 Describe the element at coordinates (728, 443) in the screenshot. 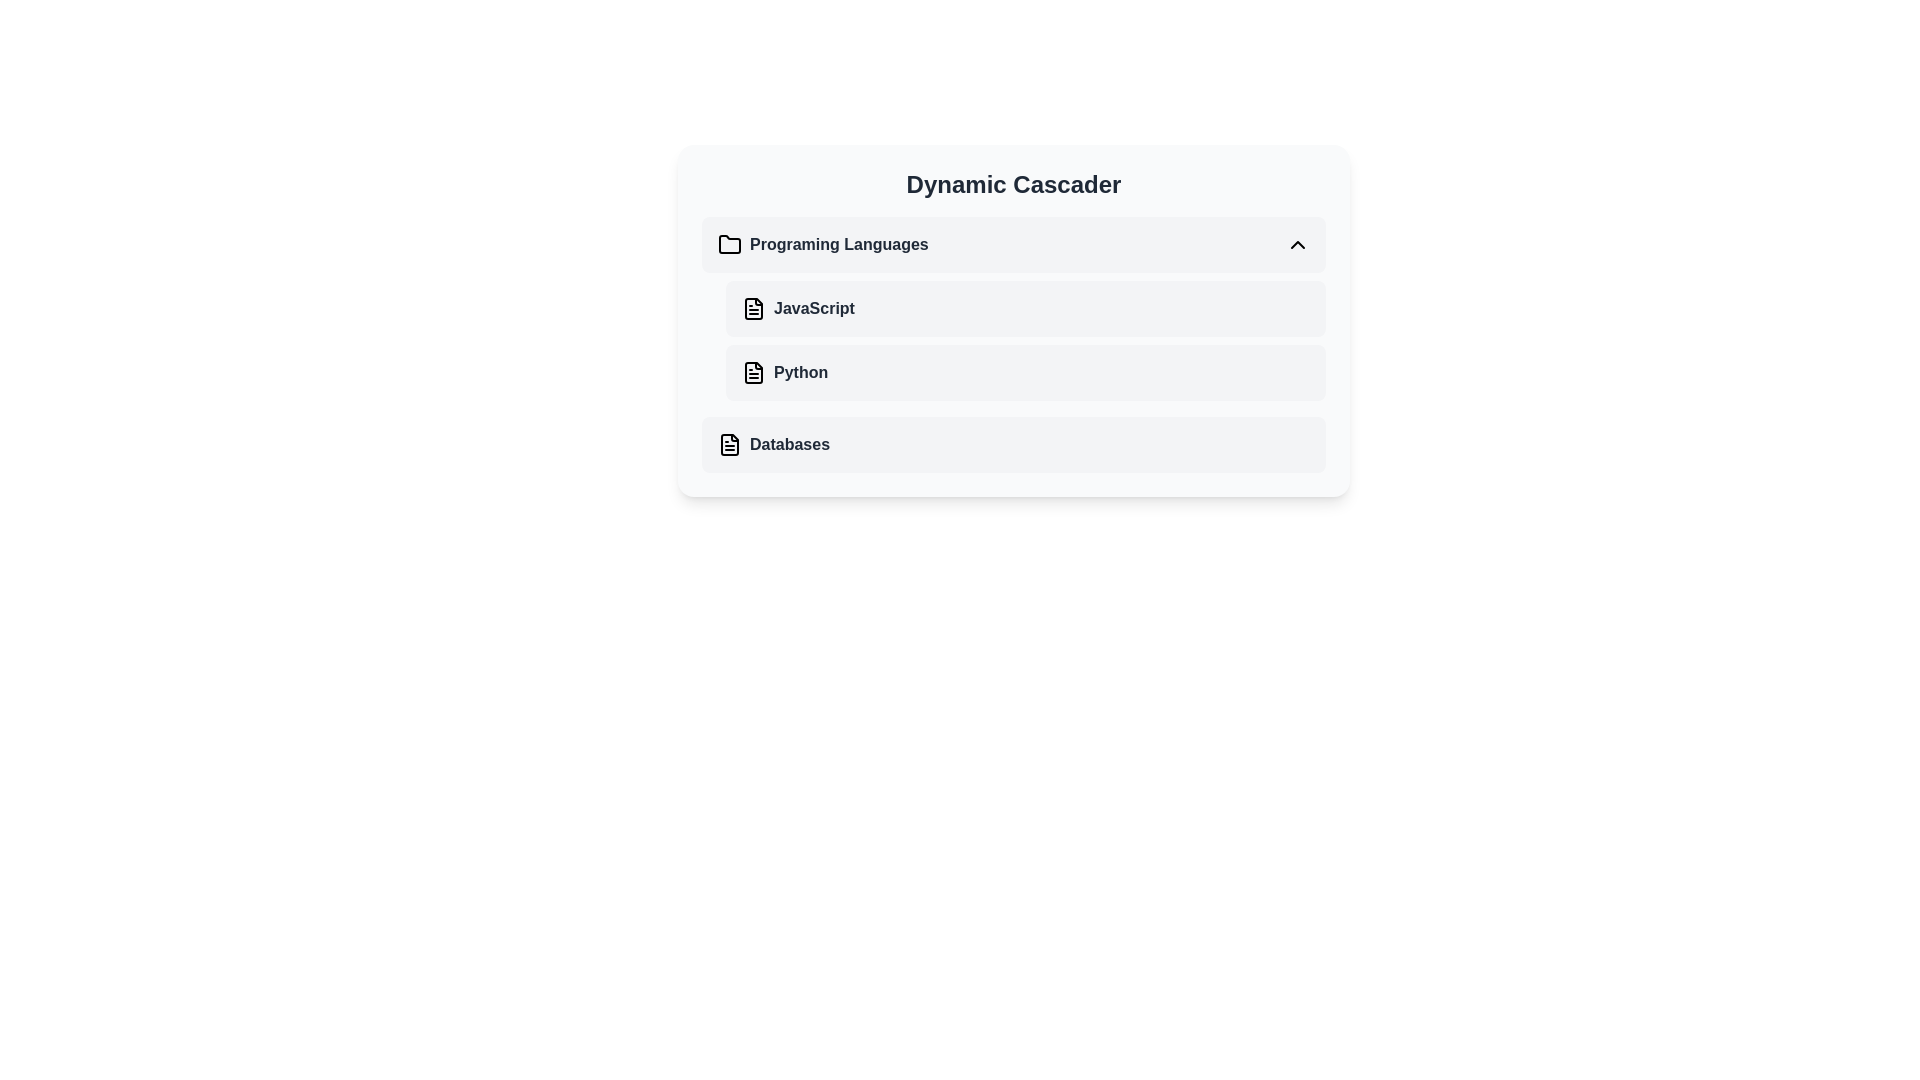

I see `the document icon labeled 'Databases', which is part of a vertically aligned list under the title 'Dynamic Cascader'` at that location.